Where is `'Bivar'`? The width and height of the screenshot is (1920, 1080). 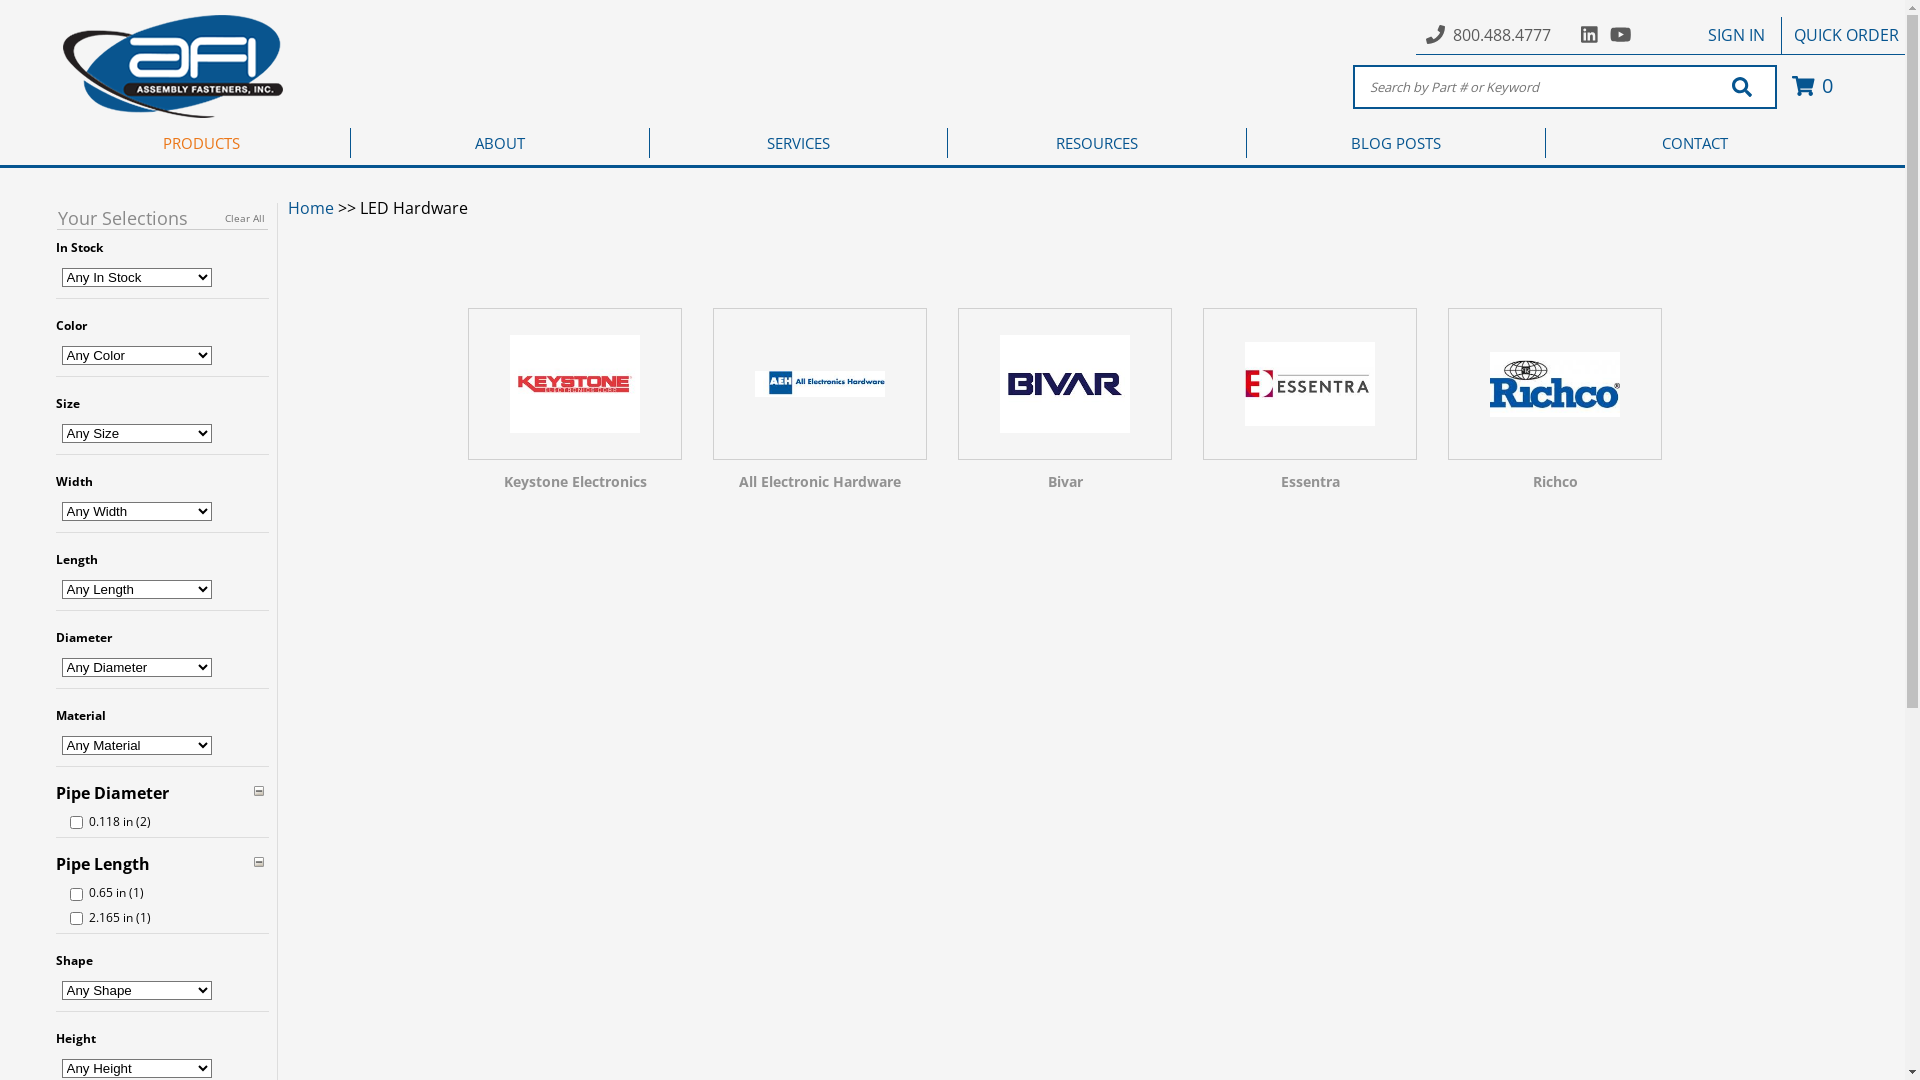
'Bivar' is located at coordinates (1064, 405).